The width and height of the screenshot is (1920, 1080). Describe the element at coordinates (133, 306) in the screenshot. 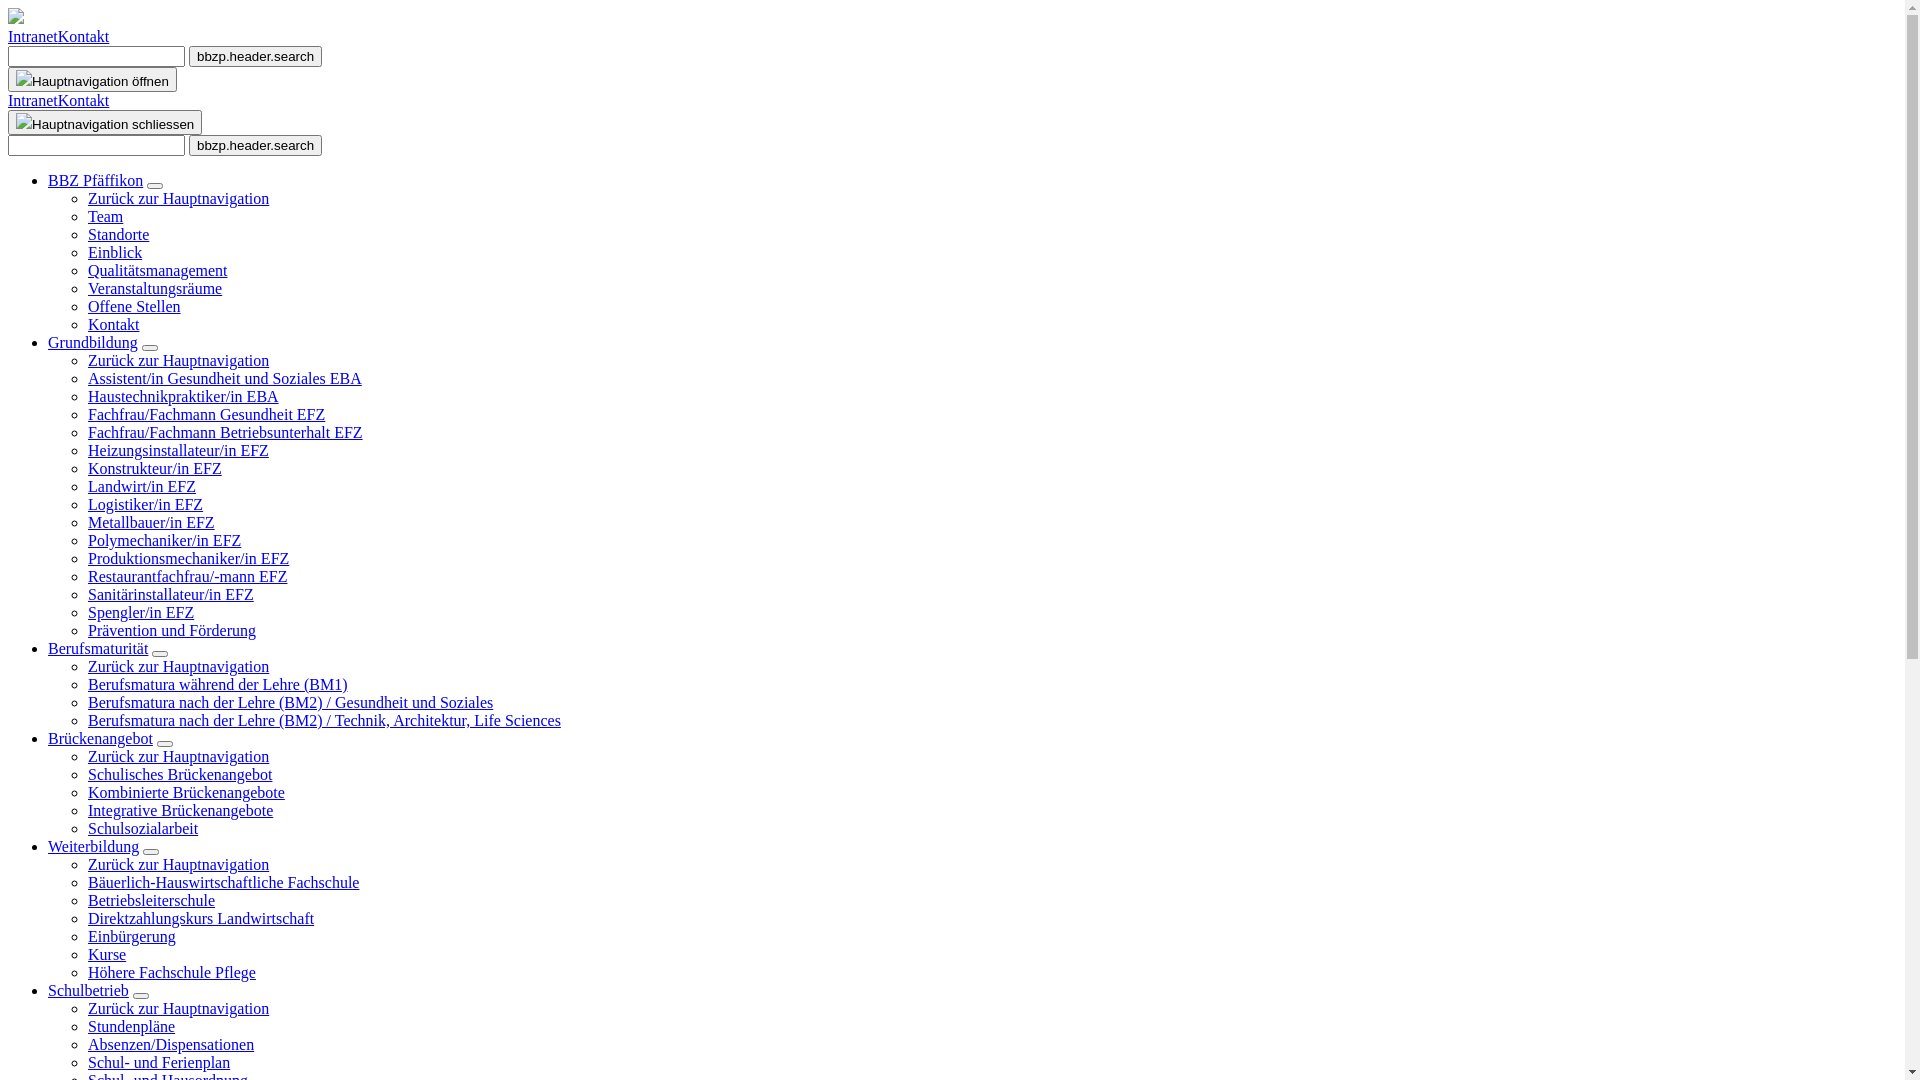

I see `'Offene Stellen'` at that location.